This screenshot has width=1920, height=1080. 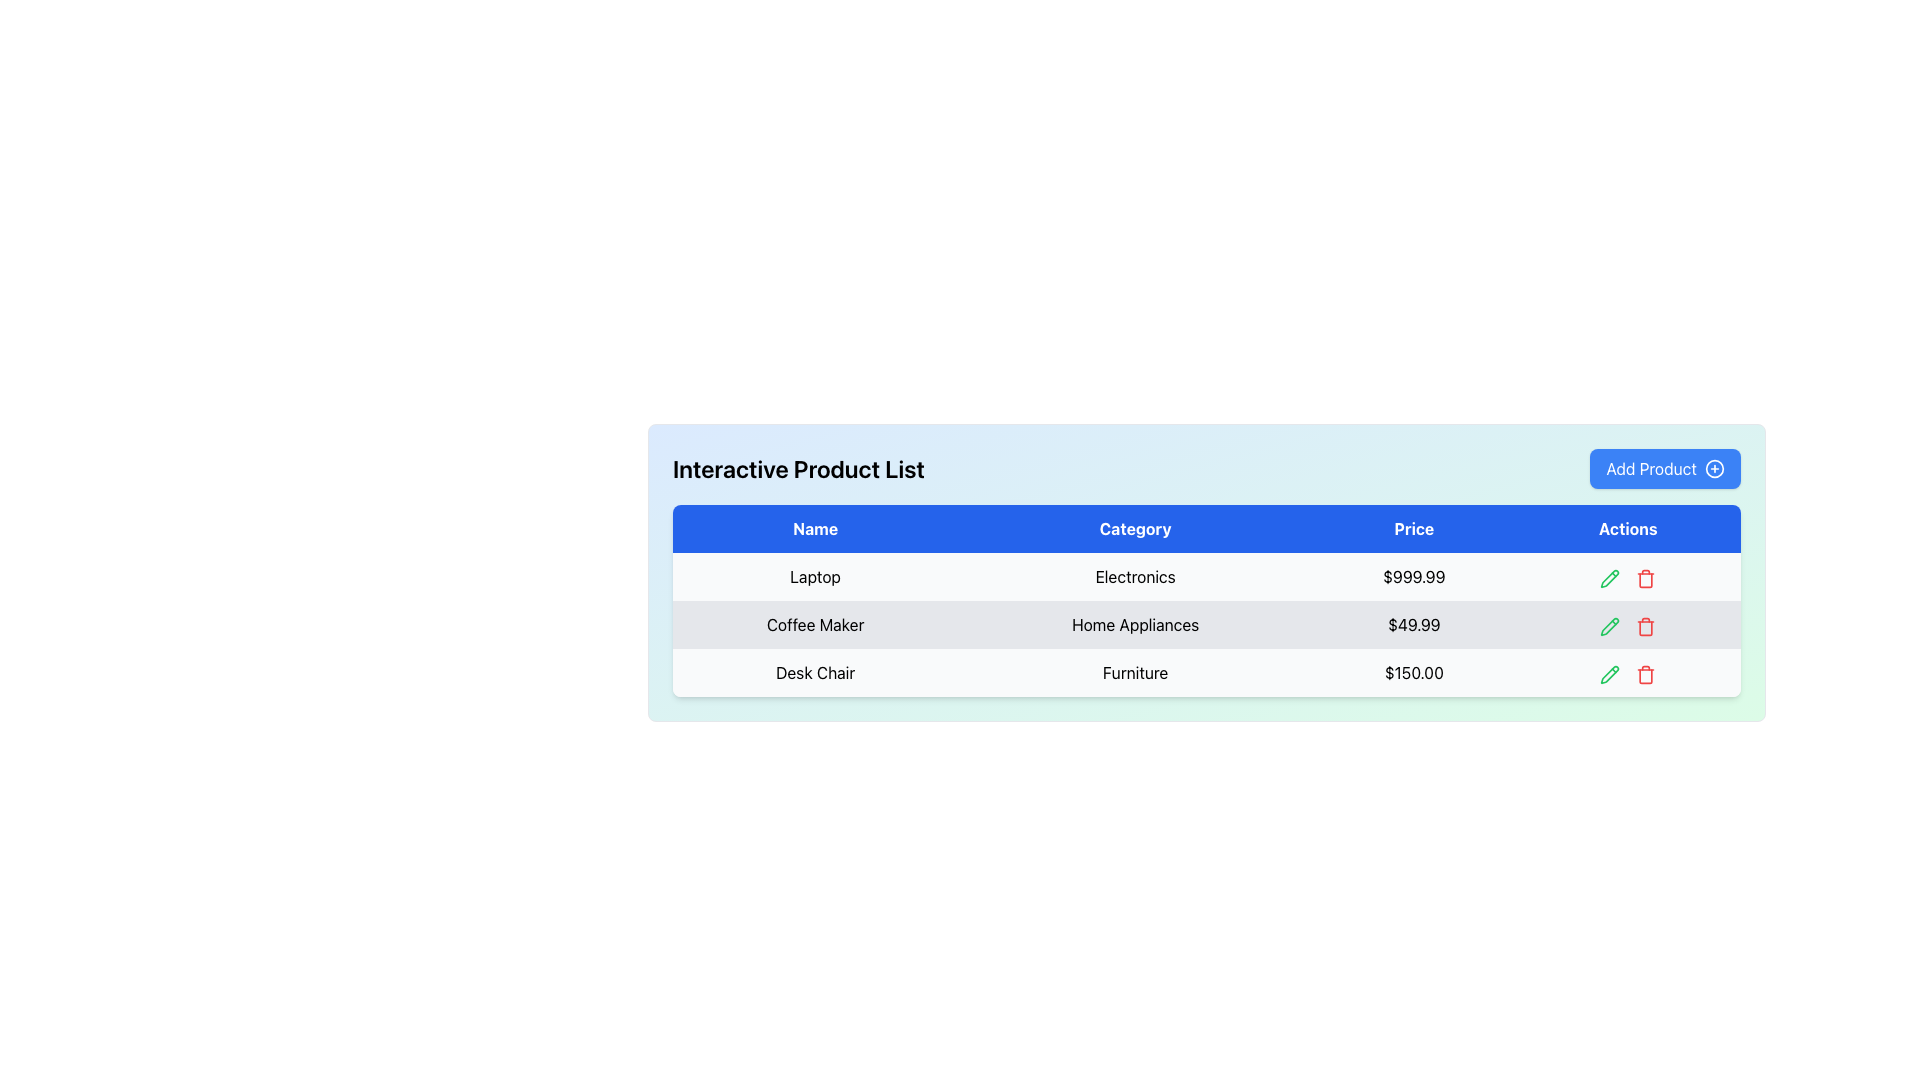 What do you see at coordinates (1665, 469) in the screenshot?
I see `the 'Add Product' button, which has rounded corners, a vibrant blue background, and contains white text aligned next to a circular plus icon, located at the top-right corner of the layout` at bounding box center [1665, 469].